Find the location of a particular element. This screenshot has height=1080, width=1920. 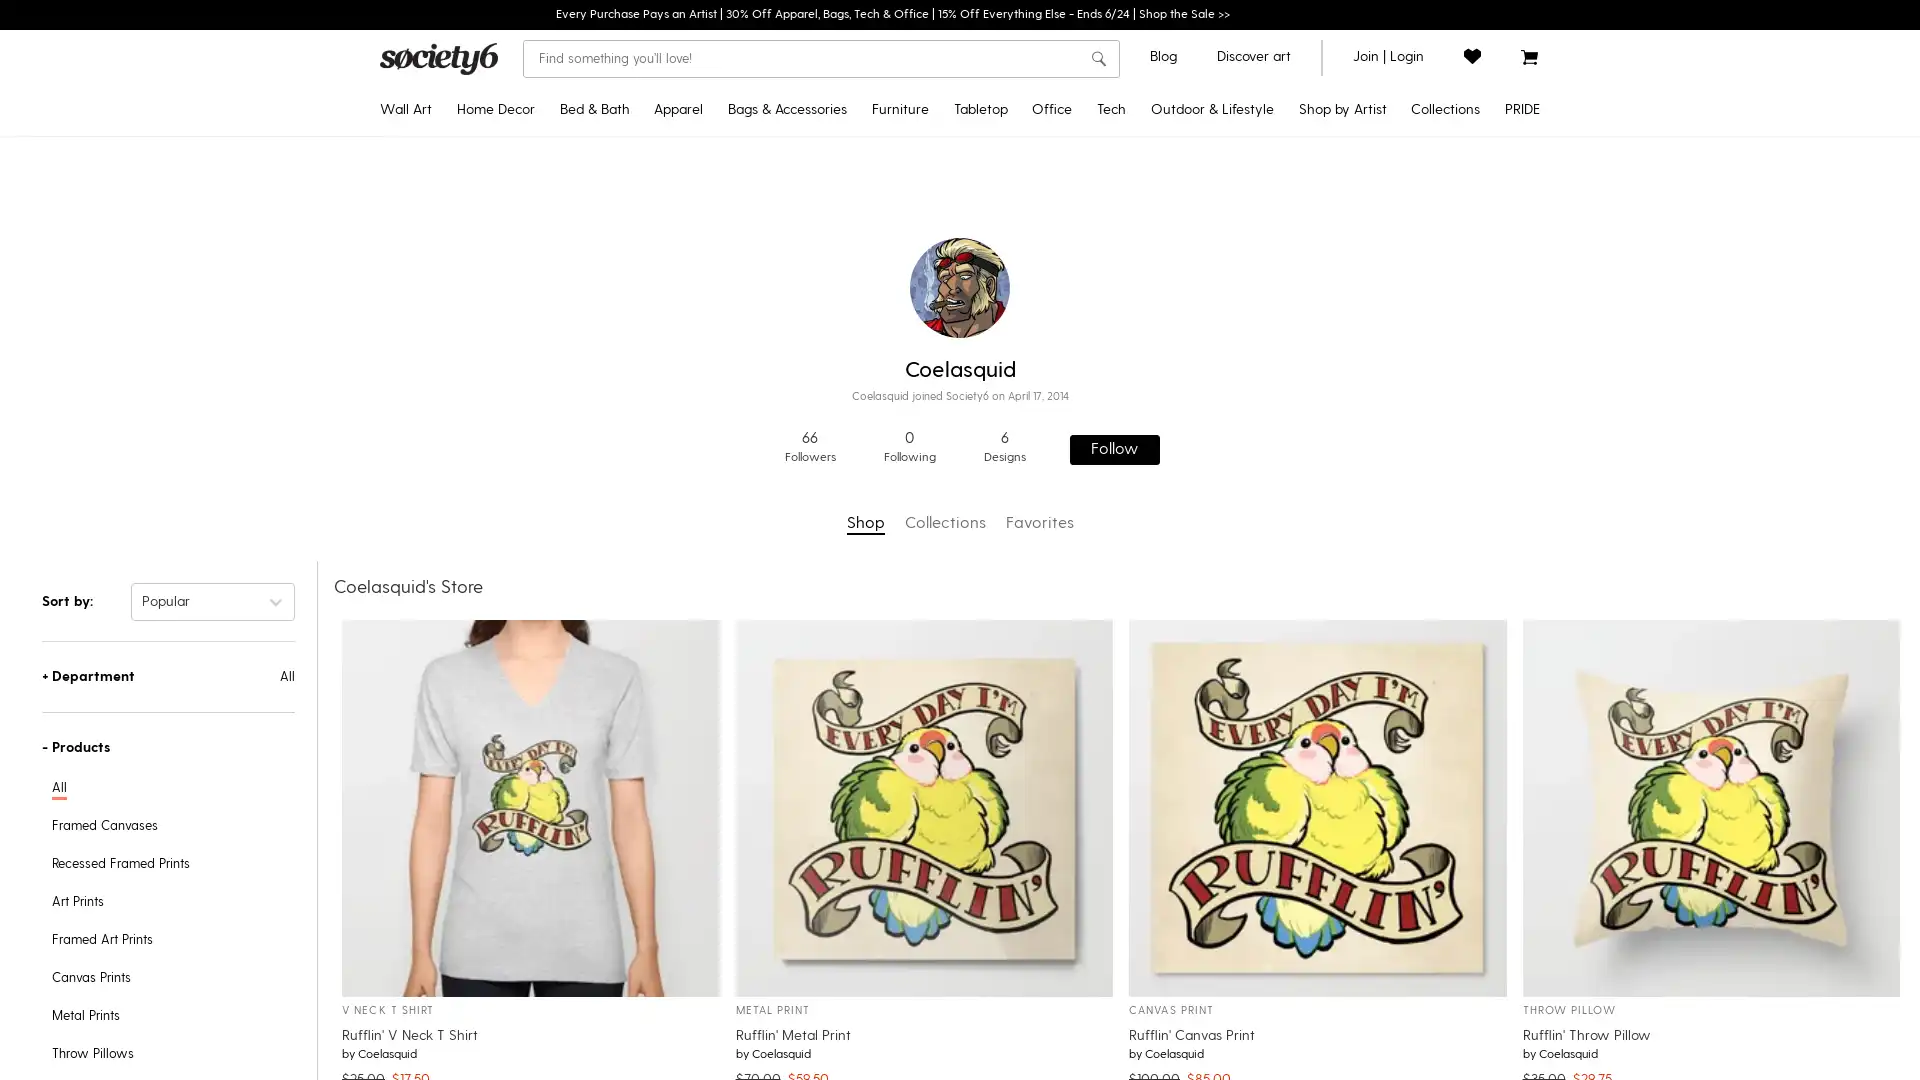

Coffee Tables is located at coordinates (934, 320).